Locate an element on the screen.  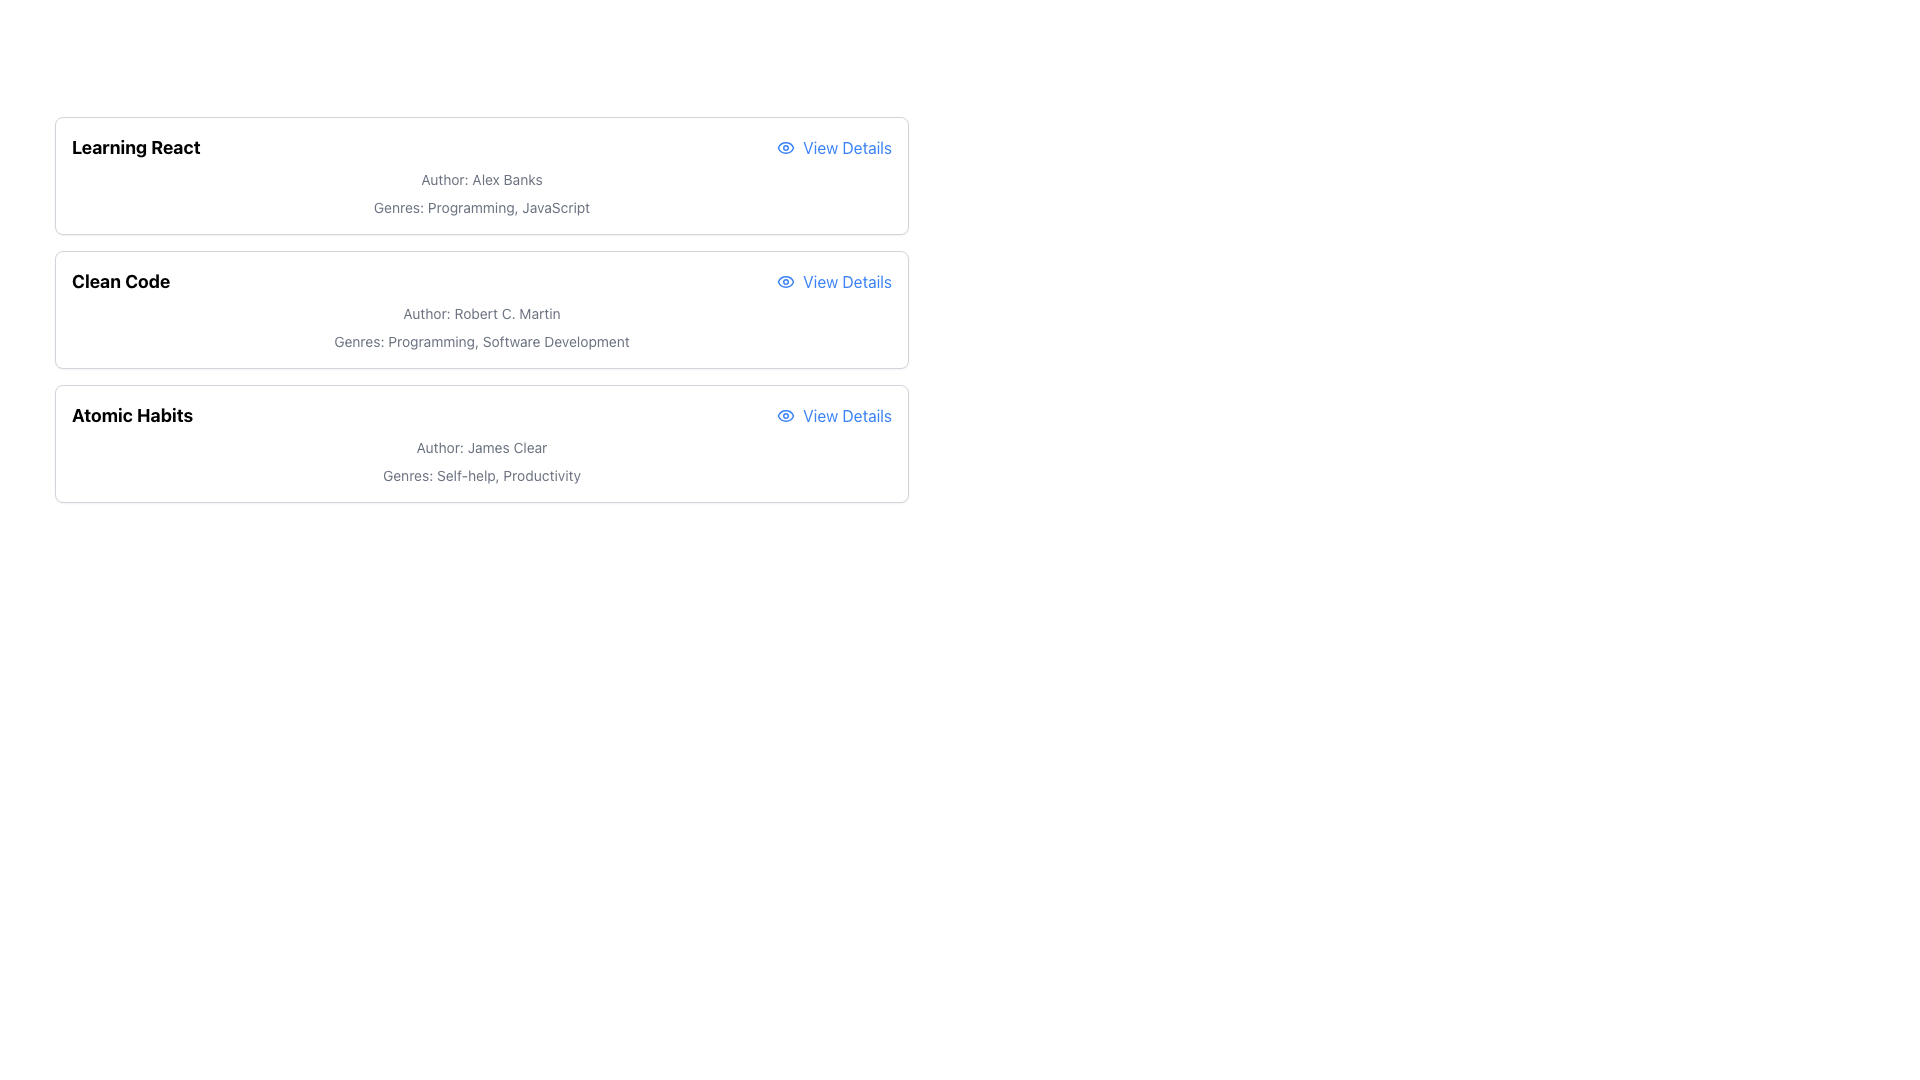
the eye icon adjacent to the 'View Details' text in the first card for the book 'Learning React' is located at coordinates (785, 146).